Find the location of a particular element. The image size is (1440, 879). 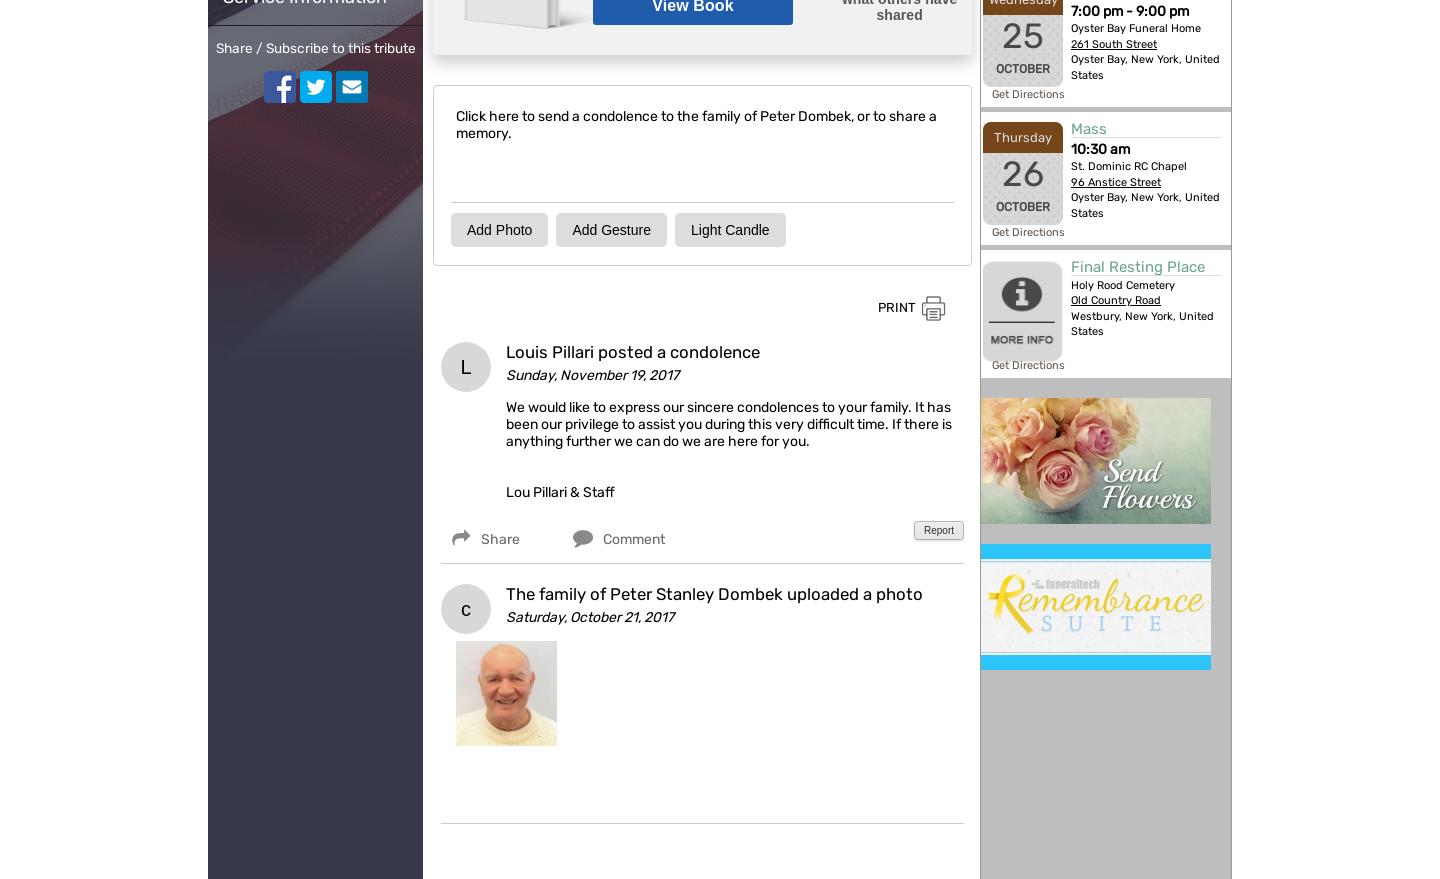

'L' is located at coordinates (465, 366).